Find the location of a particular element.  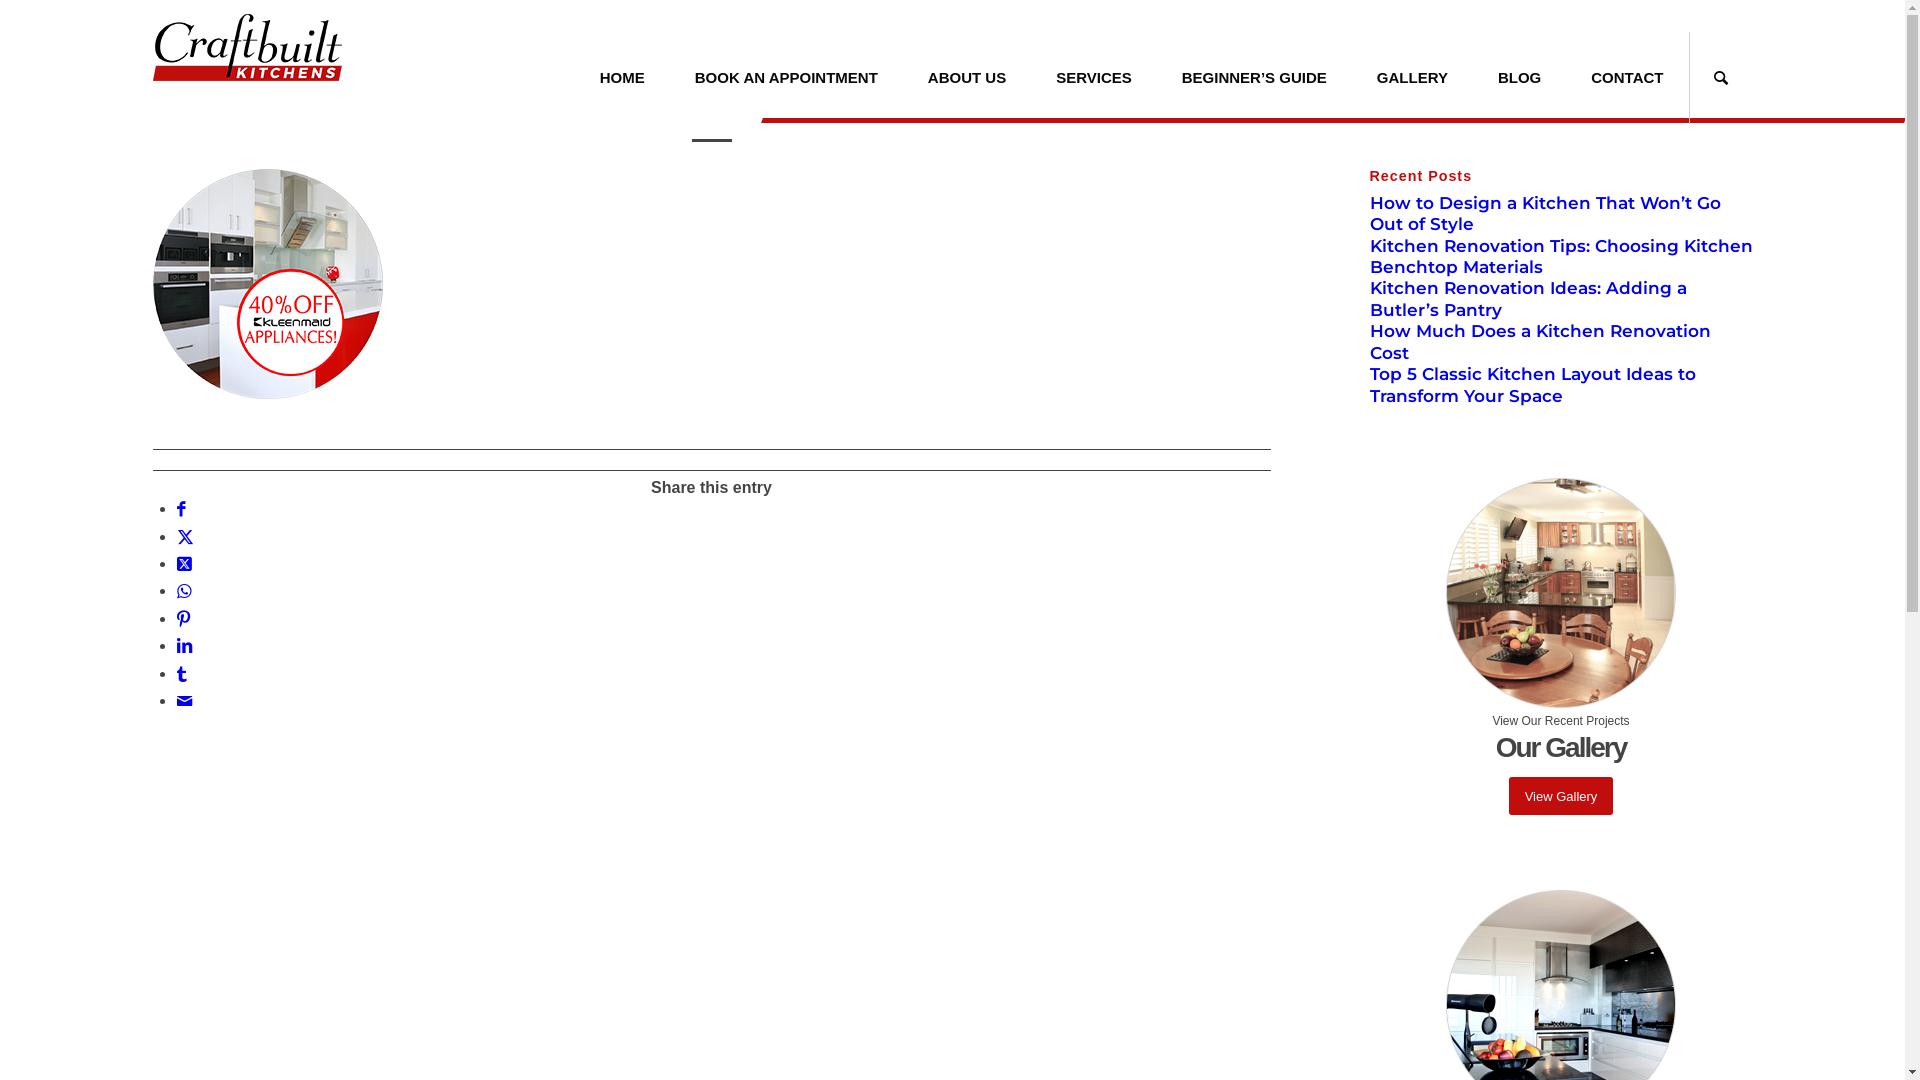

'How Much Does a Kitchen Renovation Cost' is located at coordinates (1539, 340).